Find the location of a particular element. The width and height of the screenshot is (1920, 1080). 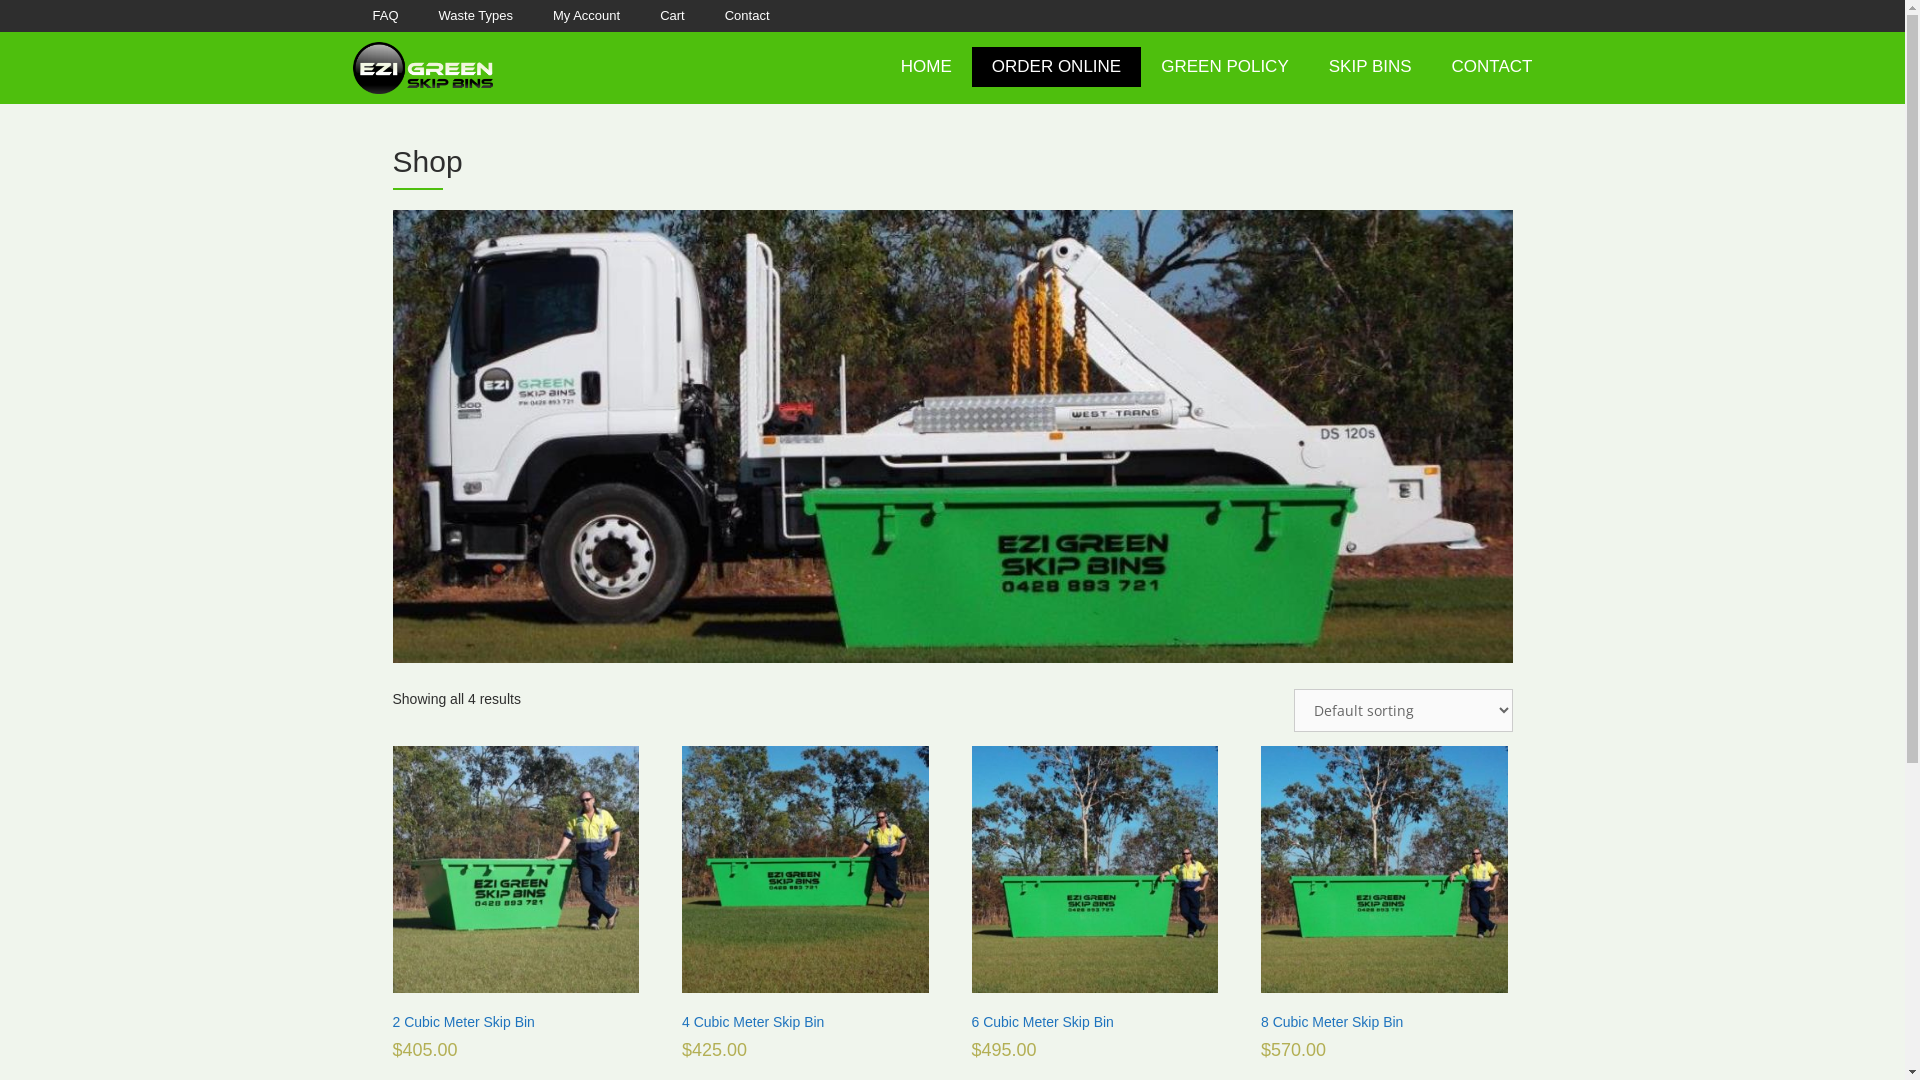

'Contact' is located at coordinates (746, 15).